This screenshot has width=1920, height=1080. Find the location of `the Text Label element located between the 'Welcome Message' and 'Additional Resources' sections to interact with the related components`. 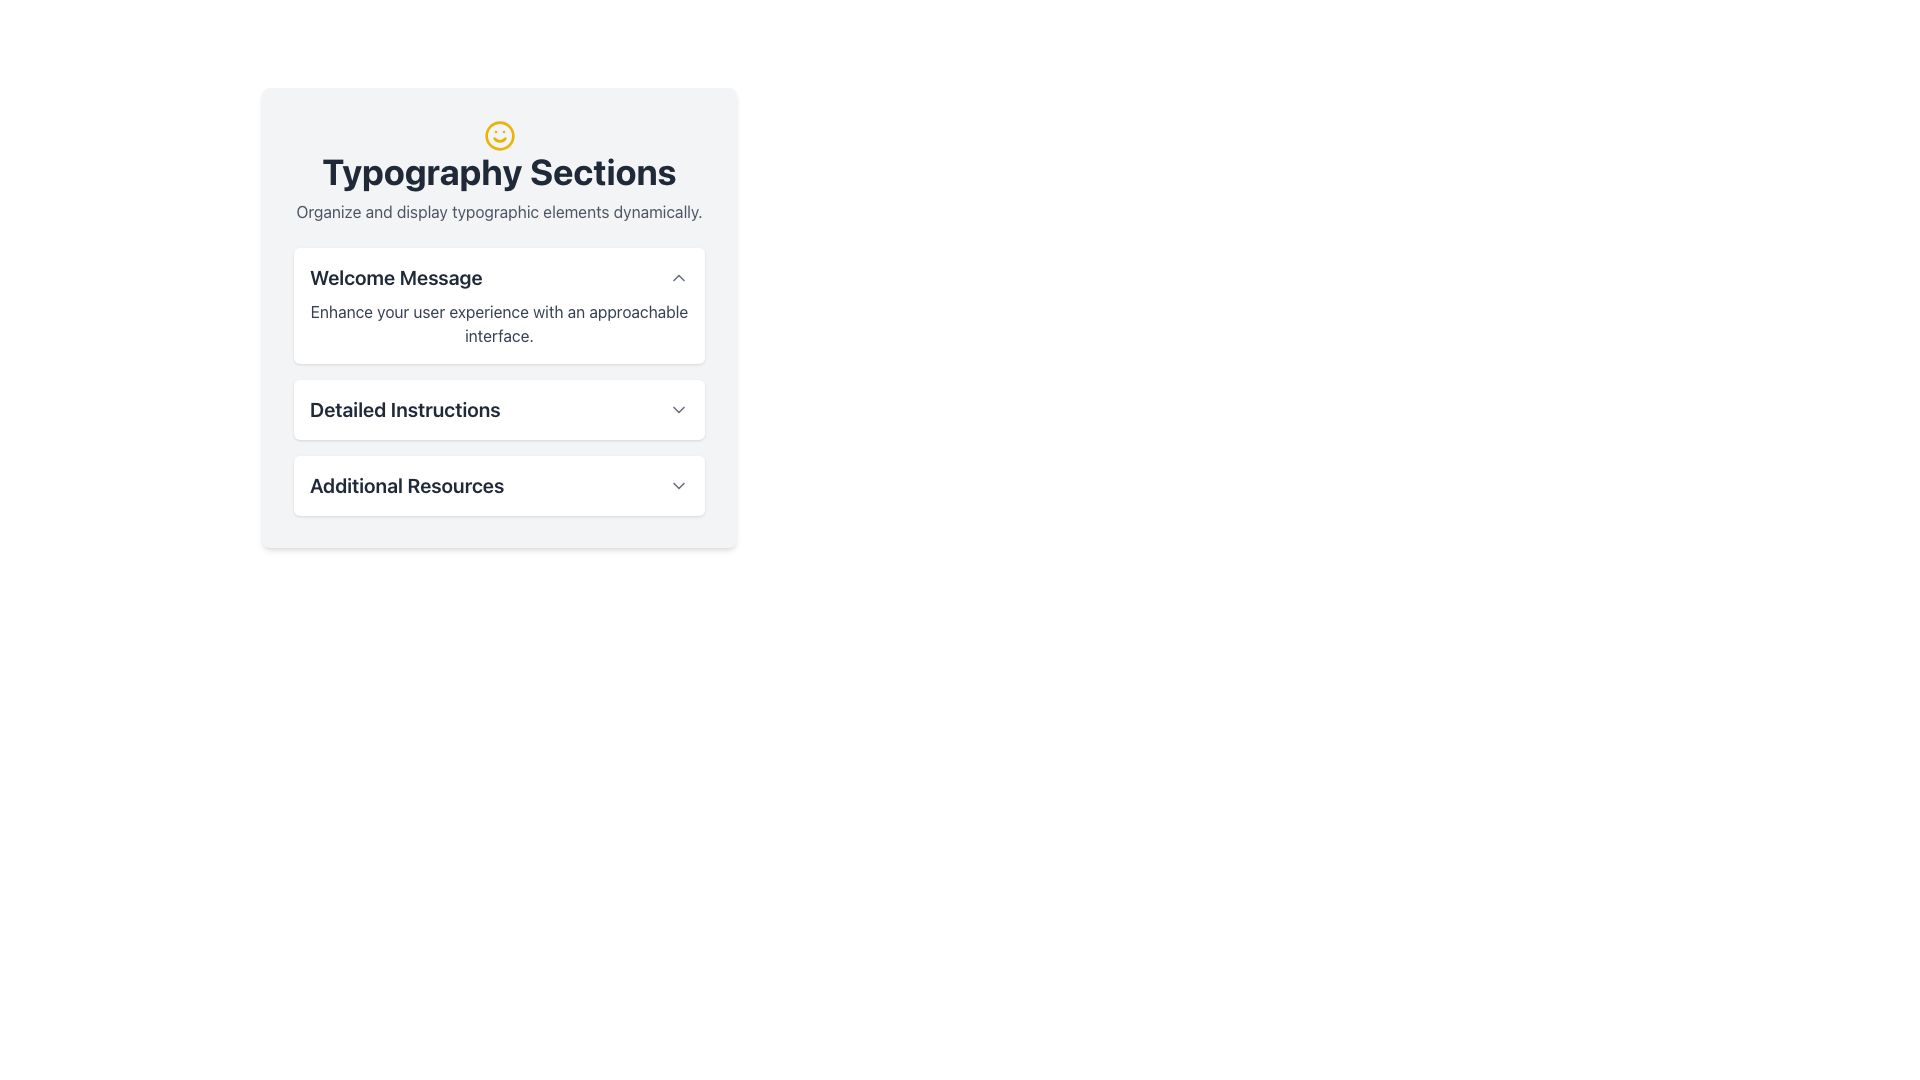

the Text Label element located between the 'Welcome Message' and 'Additional Resources' sections to interact with the related components is located at coordinates (404, 408).